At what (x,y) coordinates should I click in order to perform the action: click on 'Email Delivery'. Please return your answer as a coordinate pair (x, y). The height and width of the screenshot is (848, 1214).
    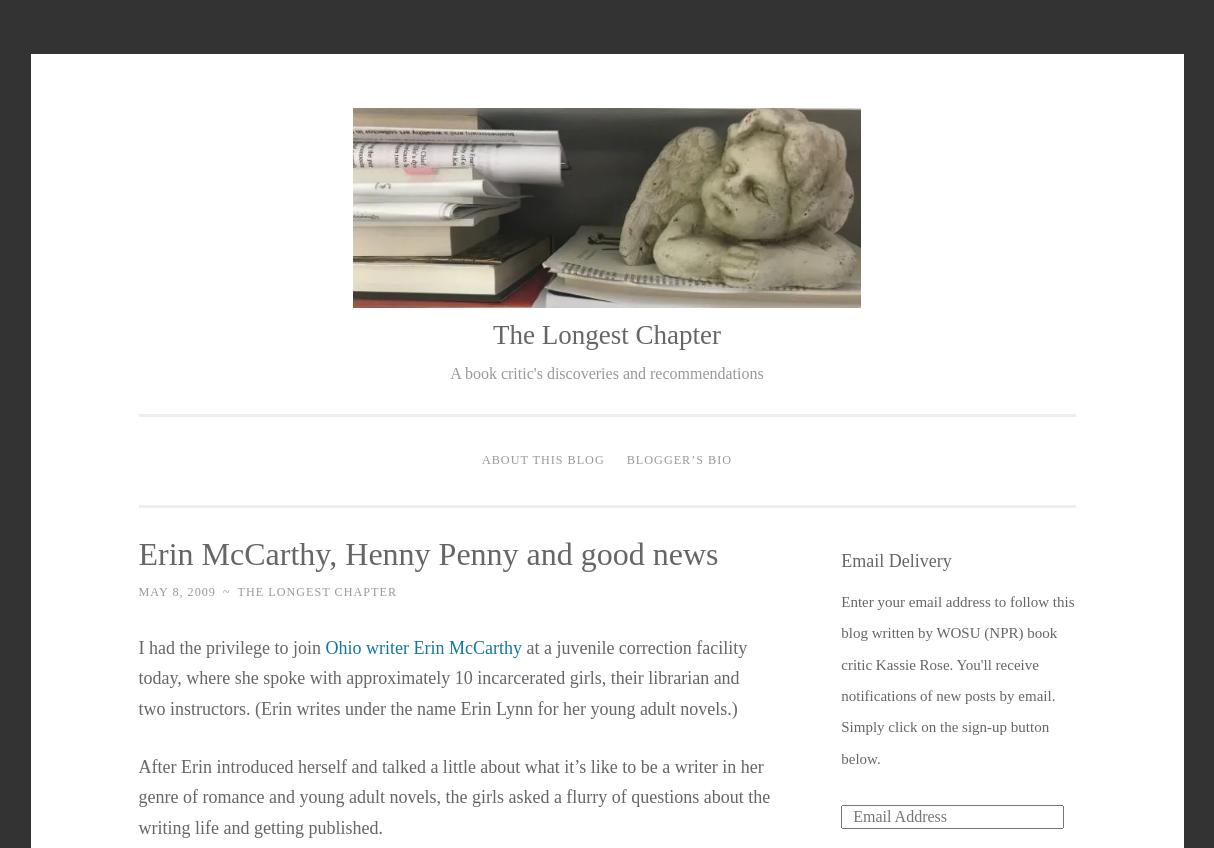
    Looking at the image, I should click on (895, 559).